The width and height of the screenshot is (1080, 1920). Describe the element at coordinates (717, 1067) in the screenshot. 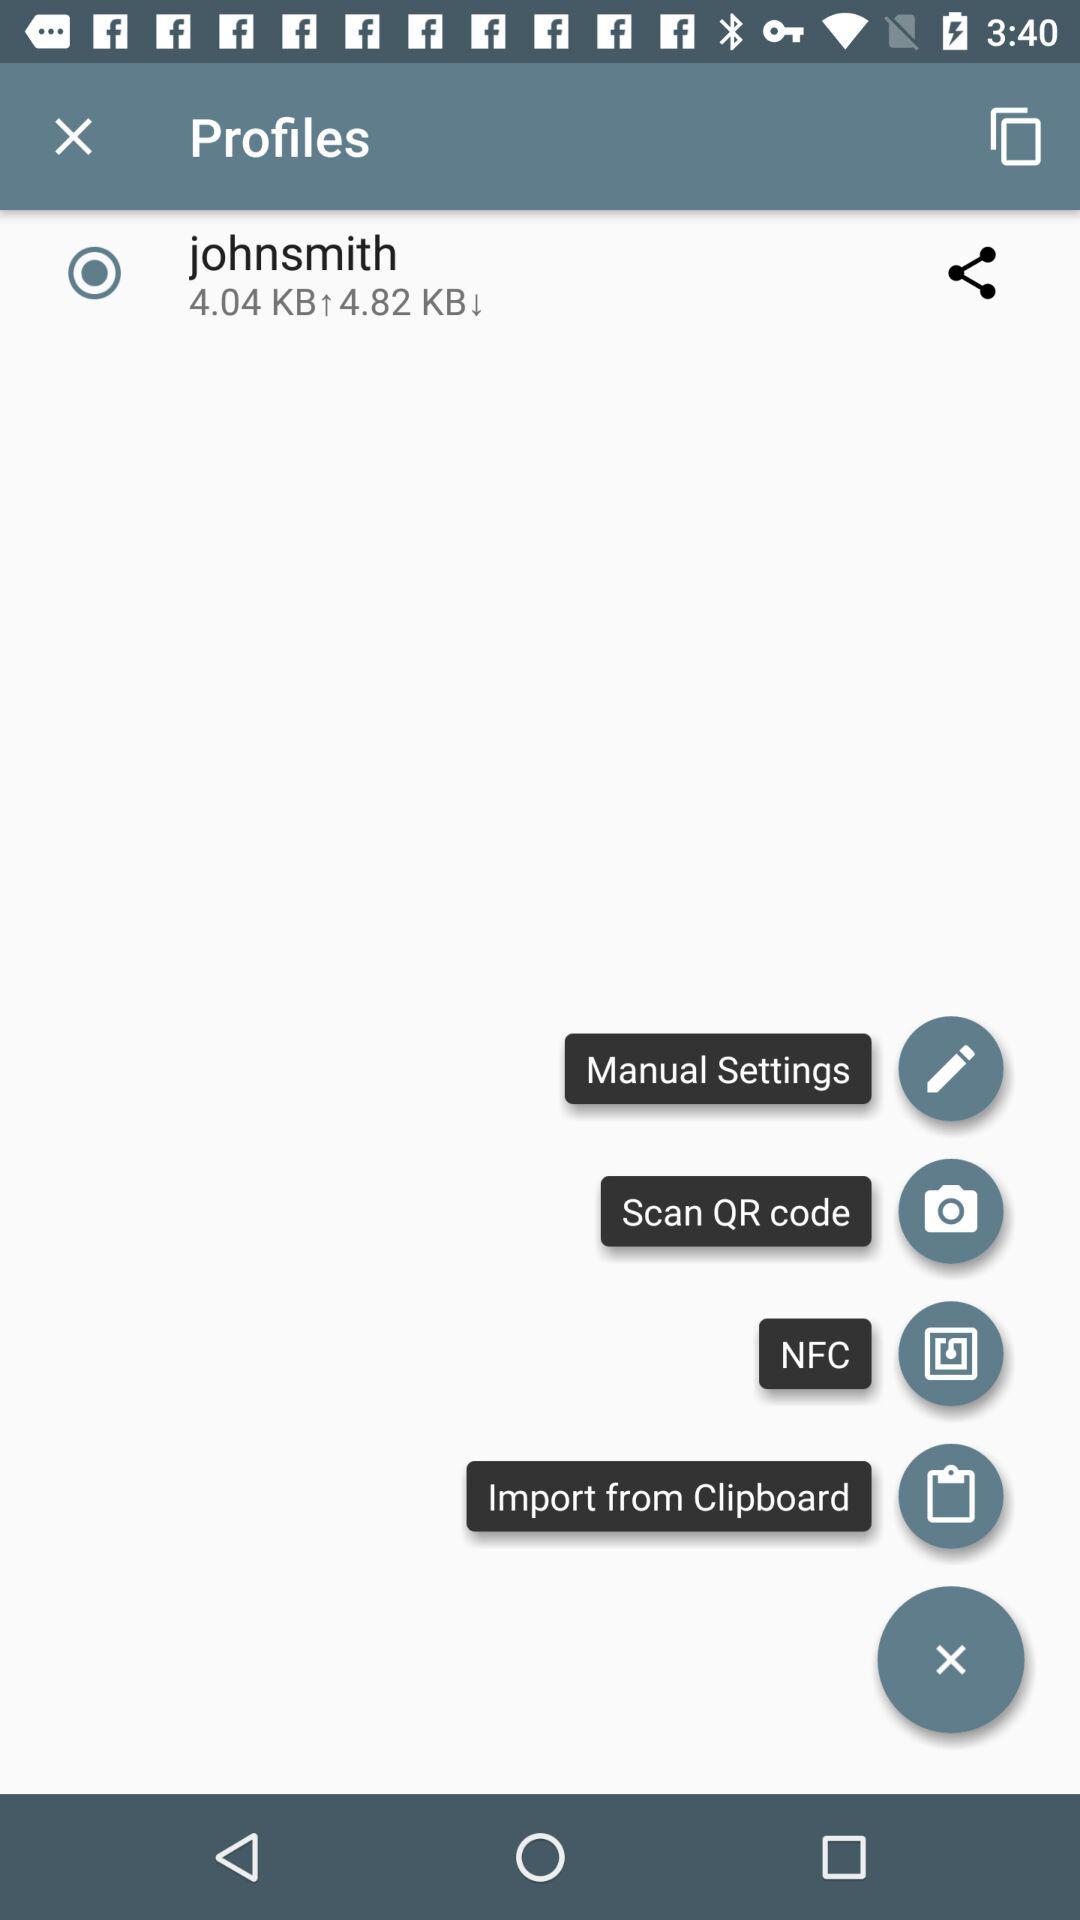

I see `item at the center` at that location.